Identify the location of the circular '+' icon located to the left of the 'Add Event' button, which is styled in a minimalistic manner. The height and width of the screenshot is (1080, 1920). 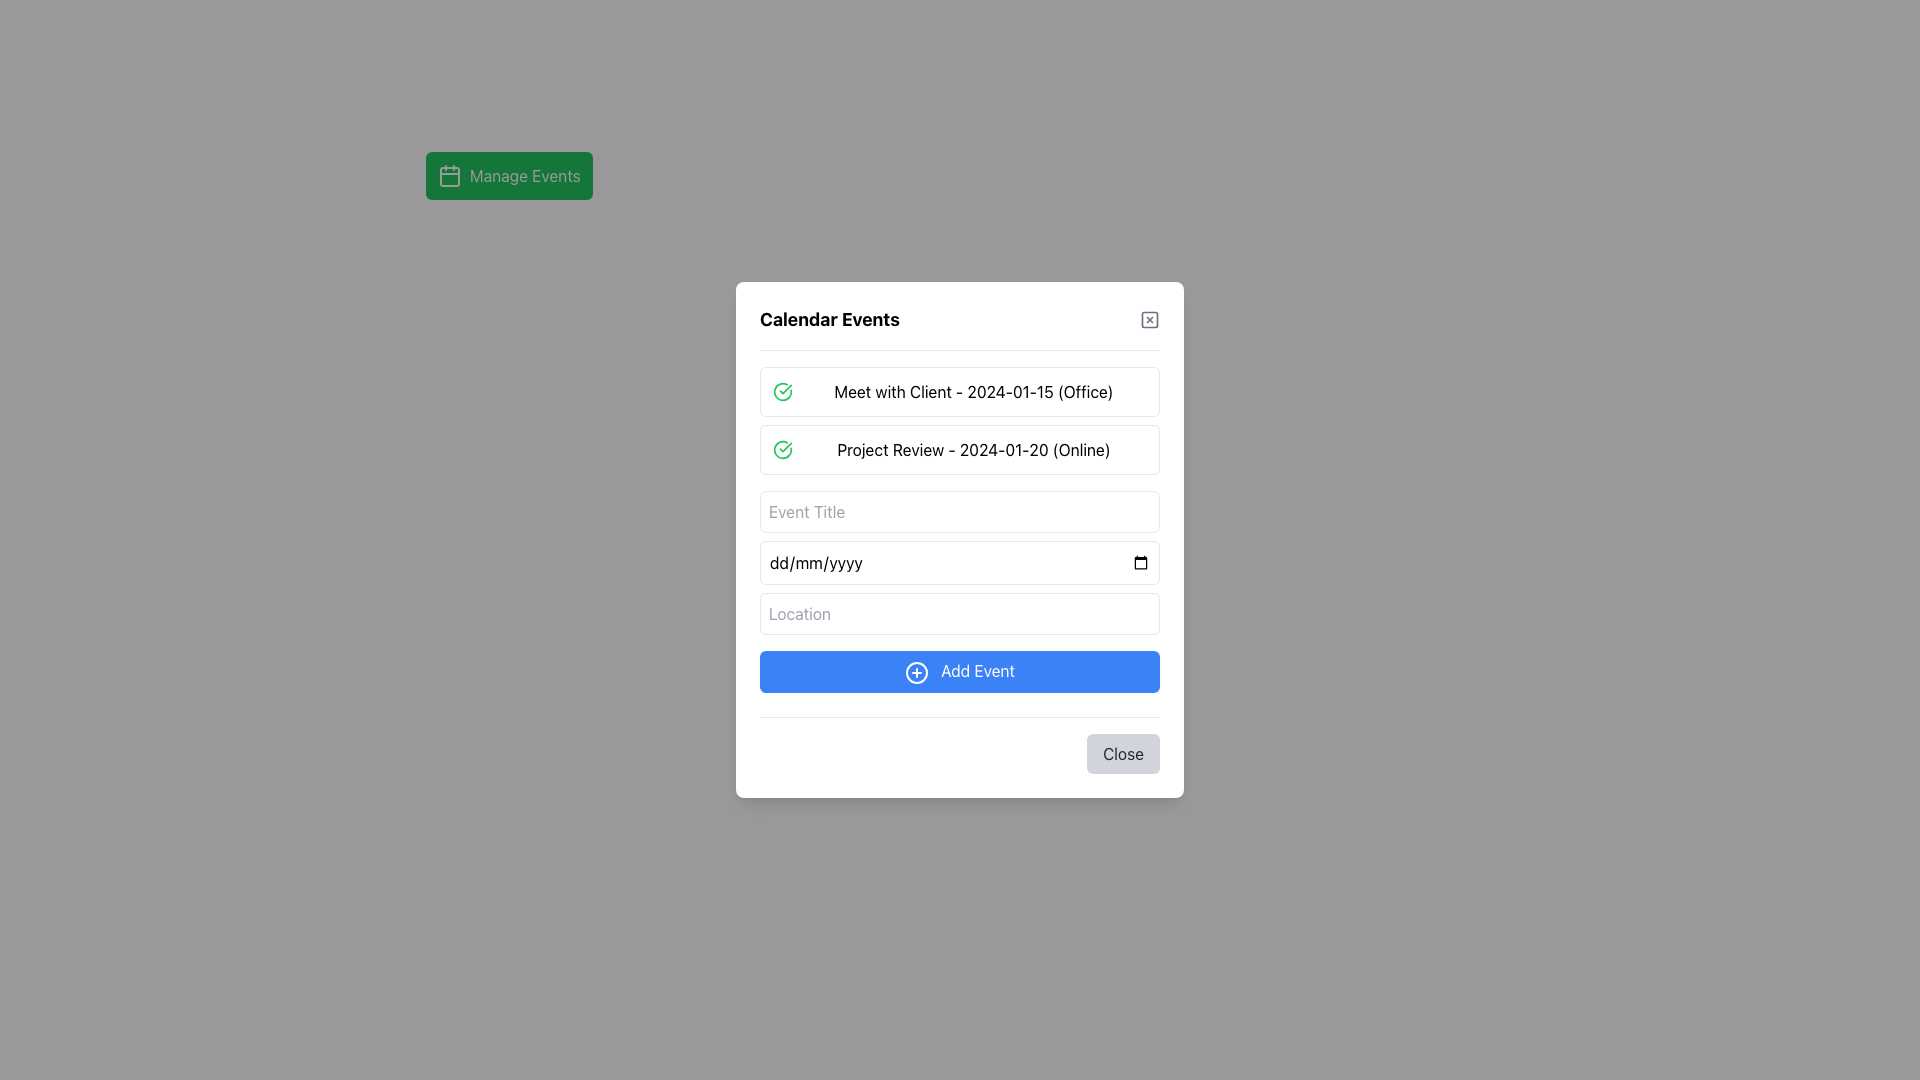
(915, 672).